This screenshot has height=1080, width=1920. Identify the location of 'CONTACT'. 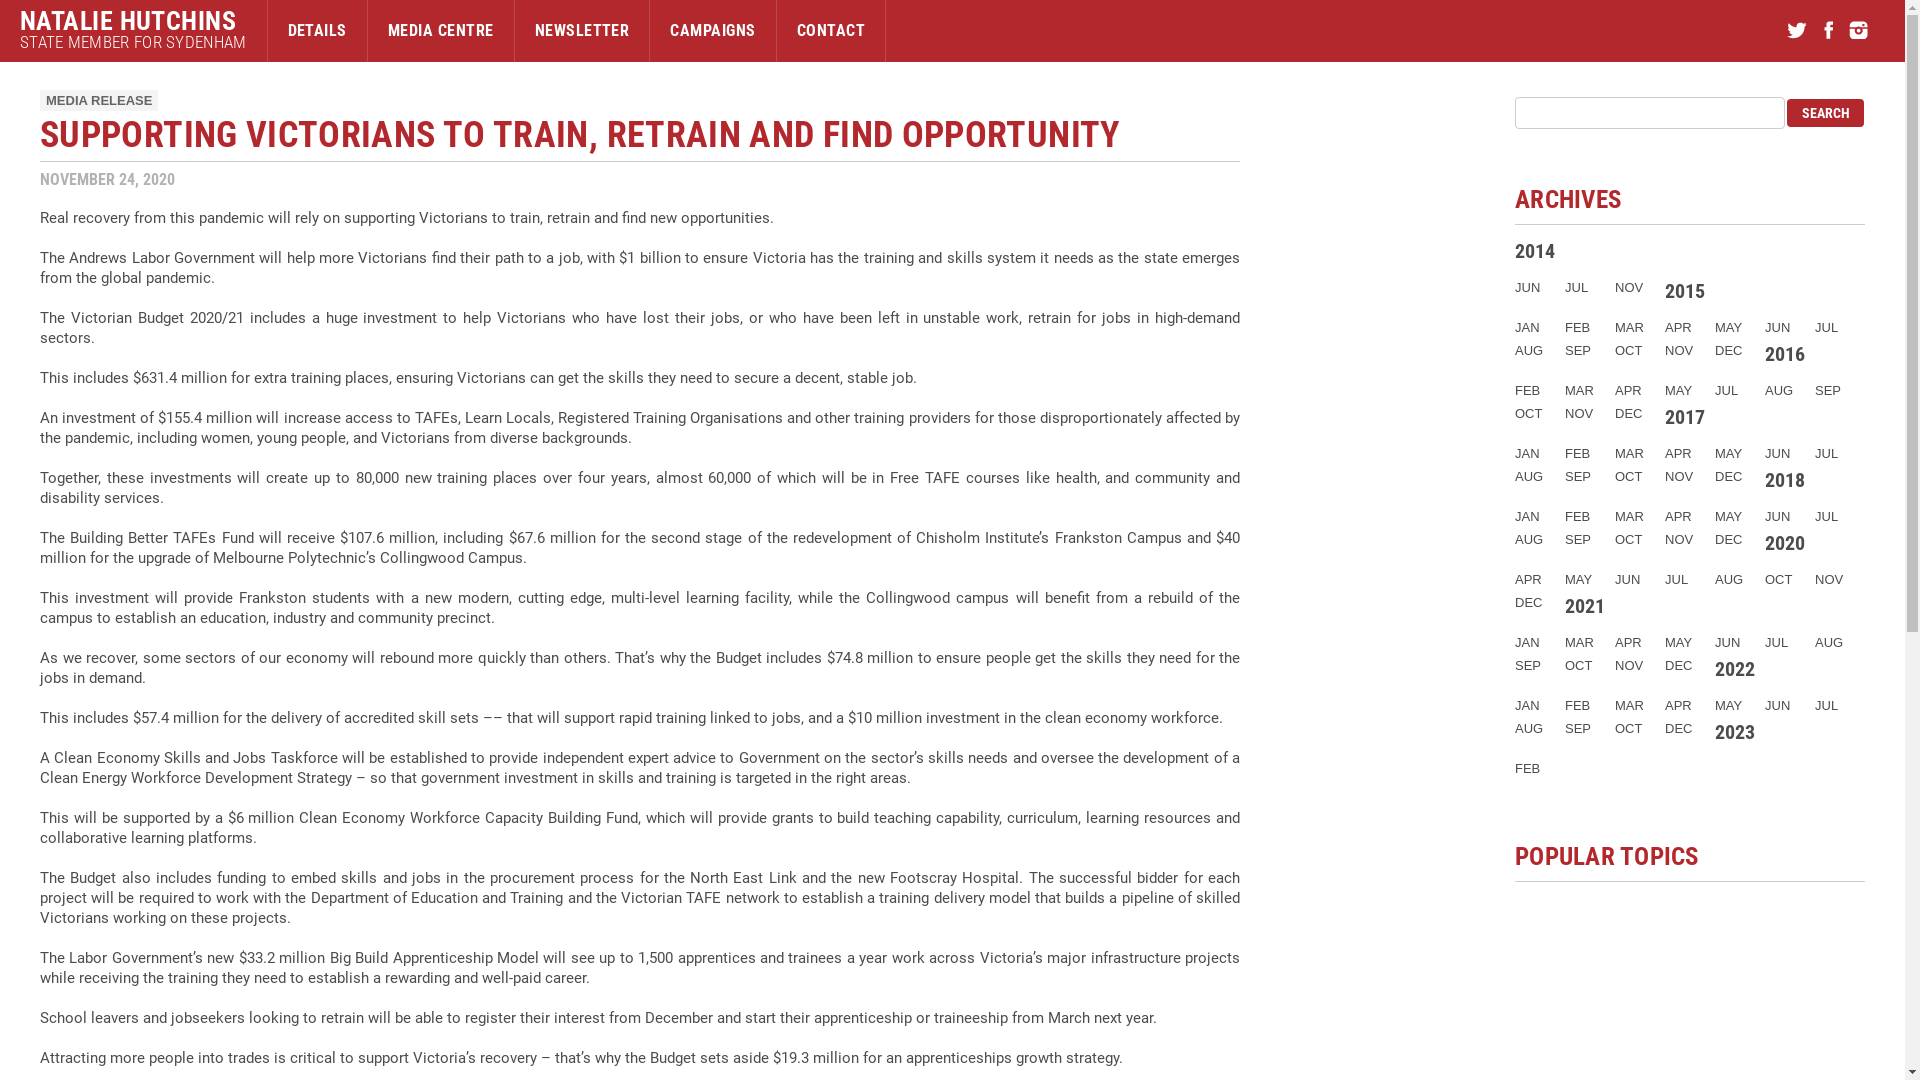
(830, 30).